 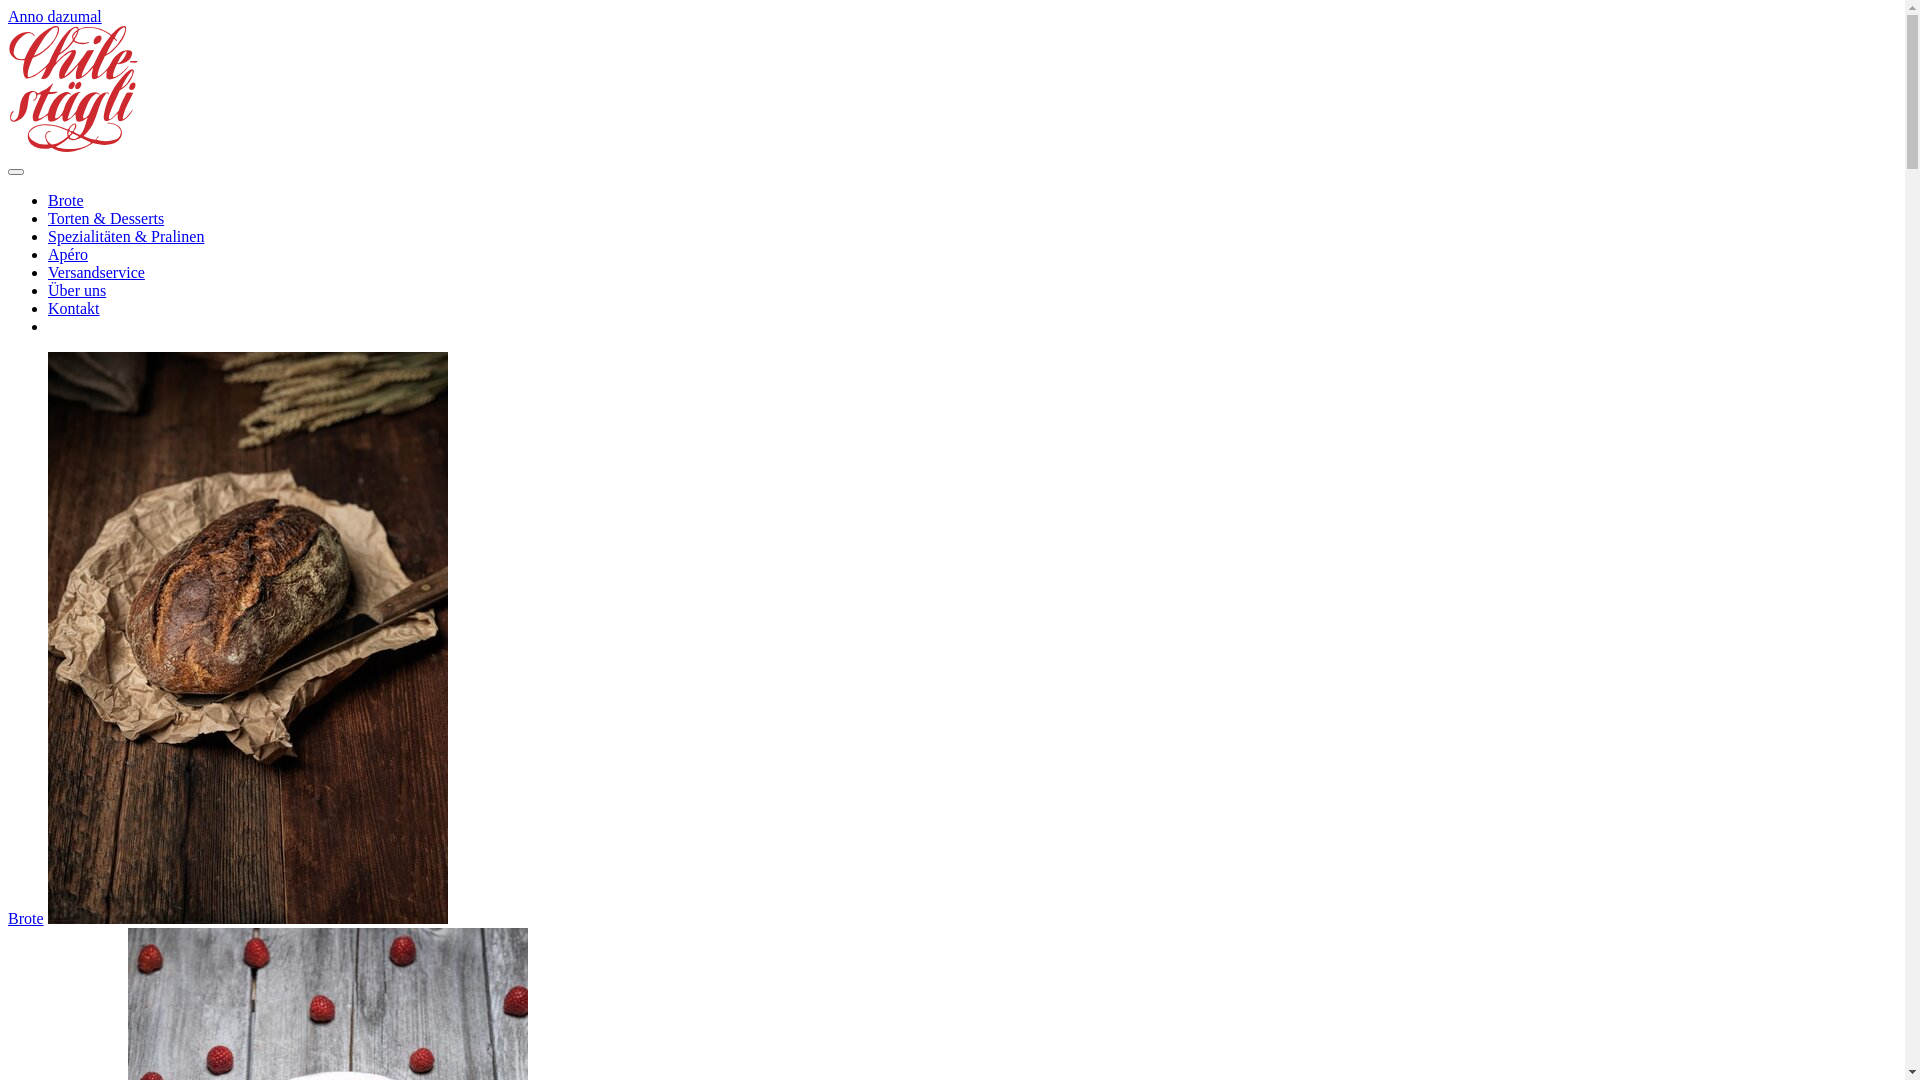 What do you see at coordinates (48, 308) in the screenshot?
I see `'Kontakt'` at bounding box center [48, 308].